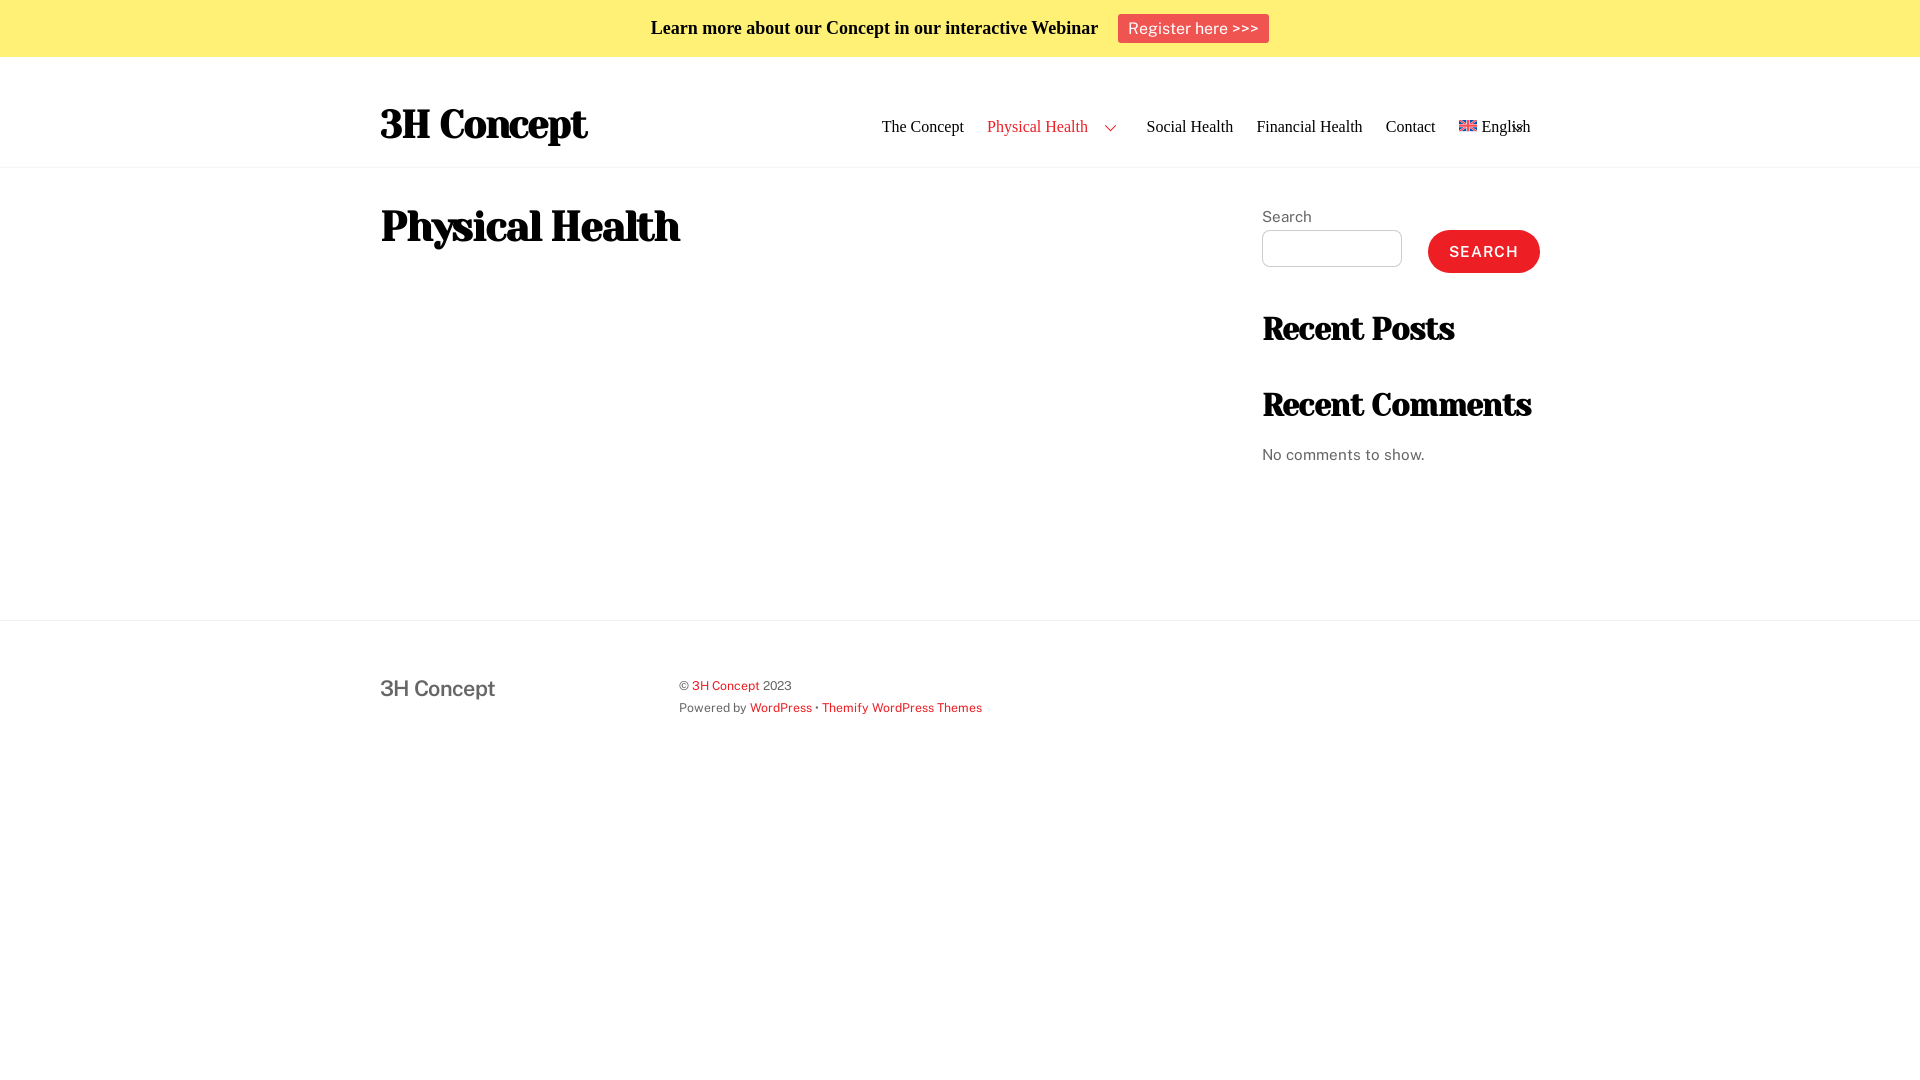  Describe the element at coordinates (724, 684) in the screenshot. I see `'3H Concept'` at that location.